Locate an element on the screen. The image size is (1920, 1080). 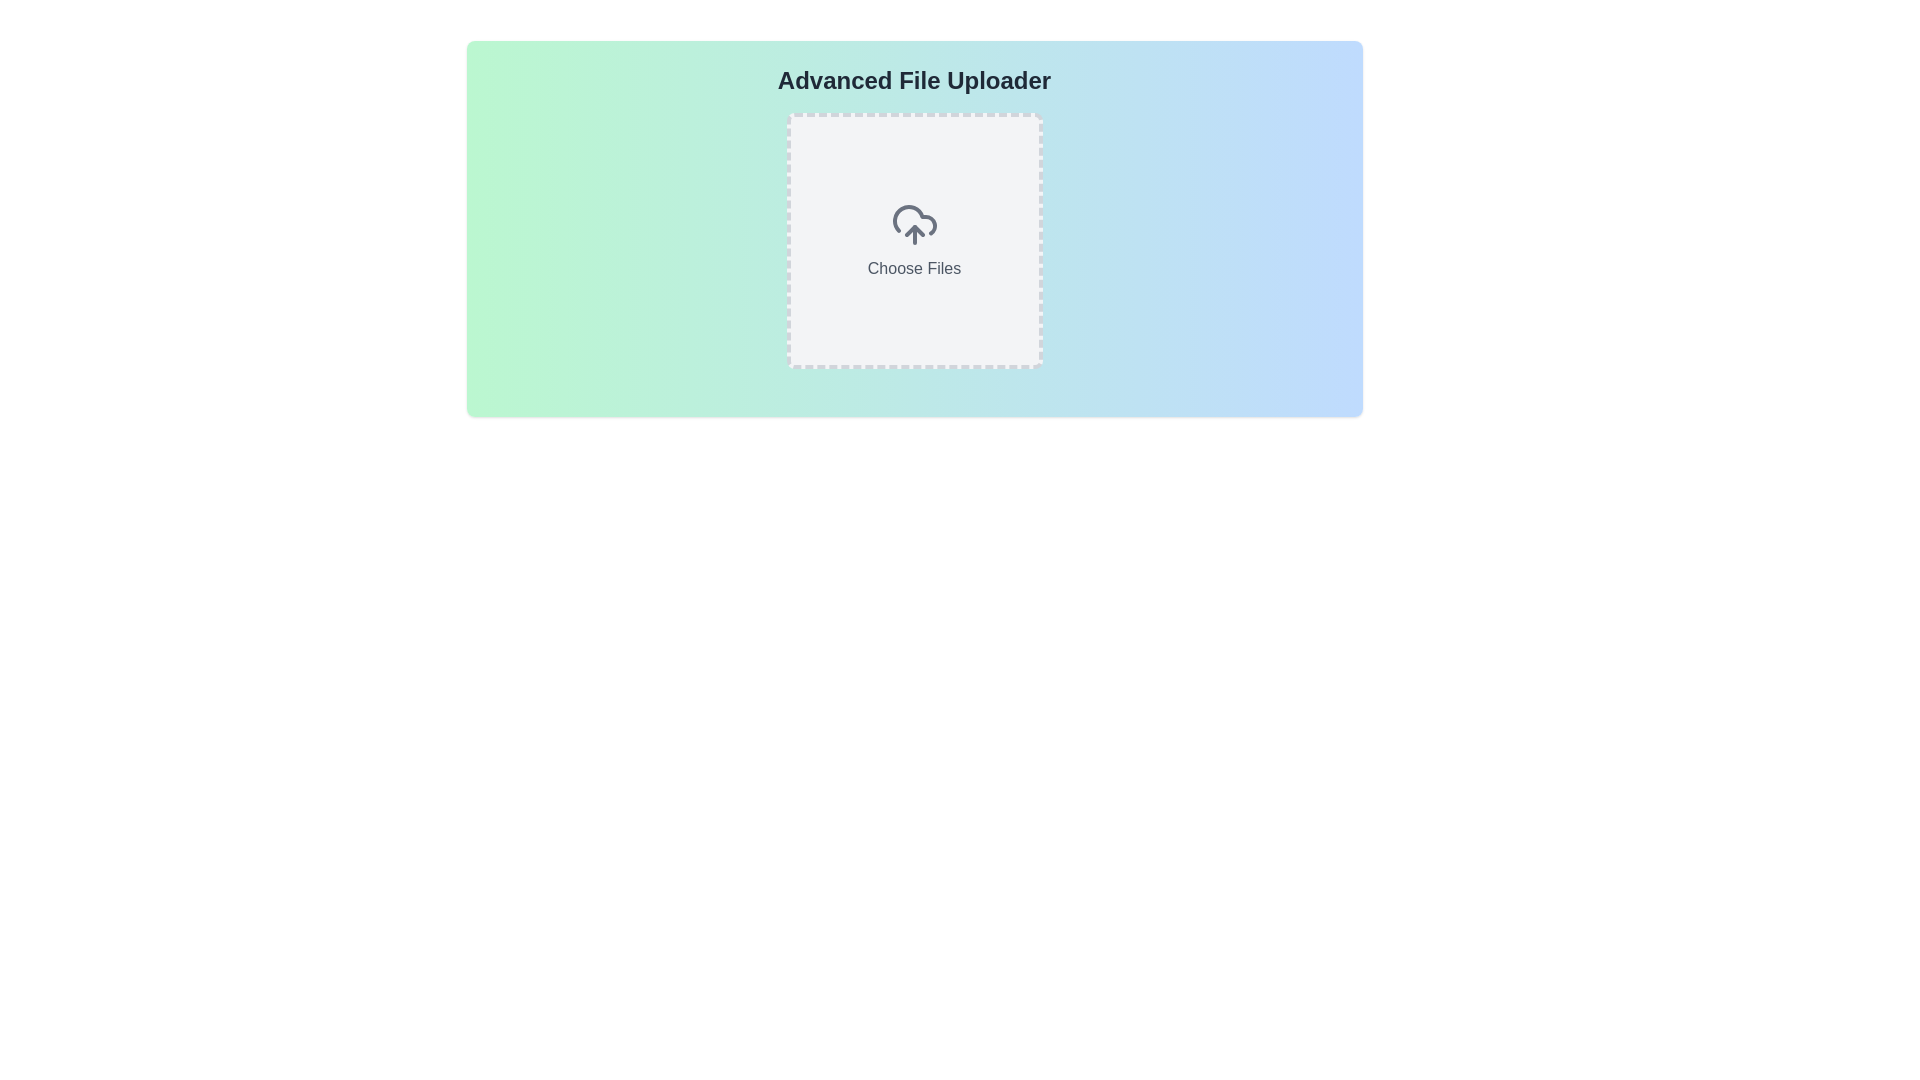
the clickable square box with a dashed border and a gray background labeled 'Choose Files' is located at coordinates (913, 239).